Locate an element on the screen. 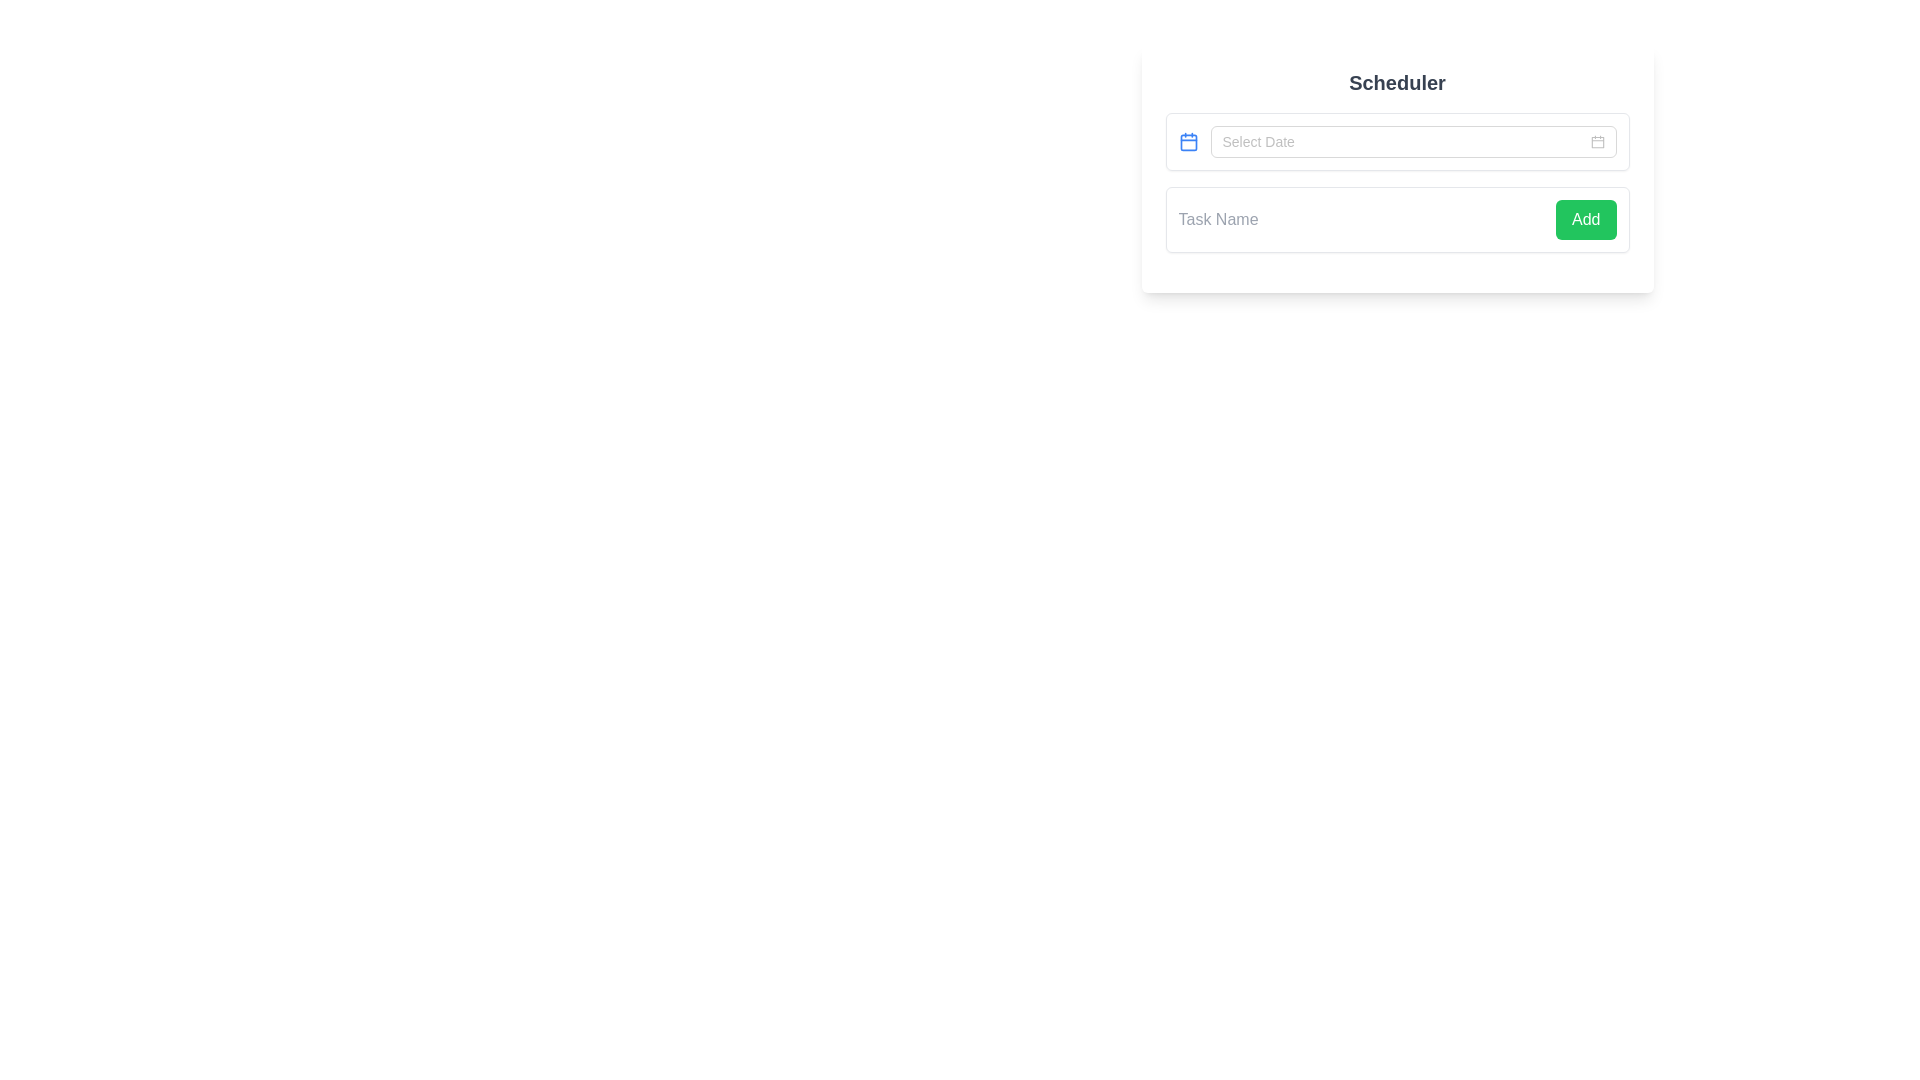  the rectangular background of the calendar icon, which has a blue outline and is located to the left of the 'Select Date' text field is located at coordinates (1188, 141).